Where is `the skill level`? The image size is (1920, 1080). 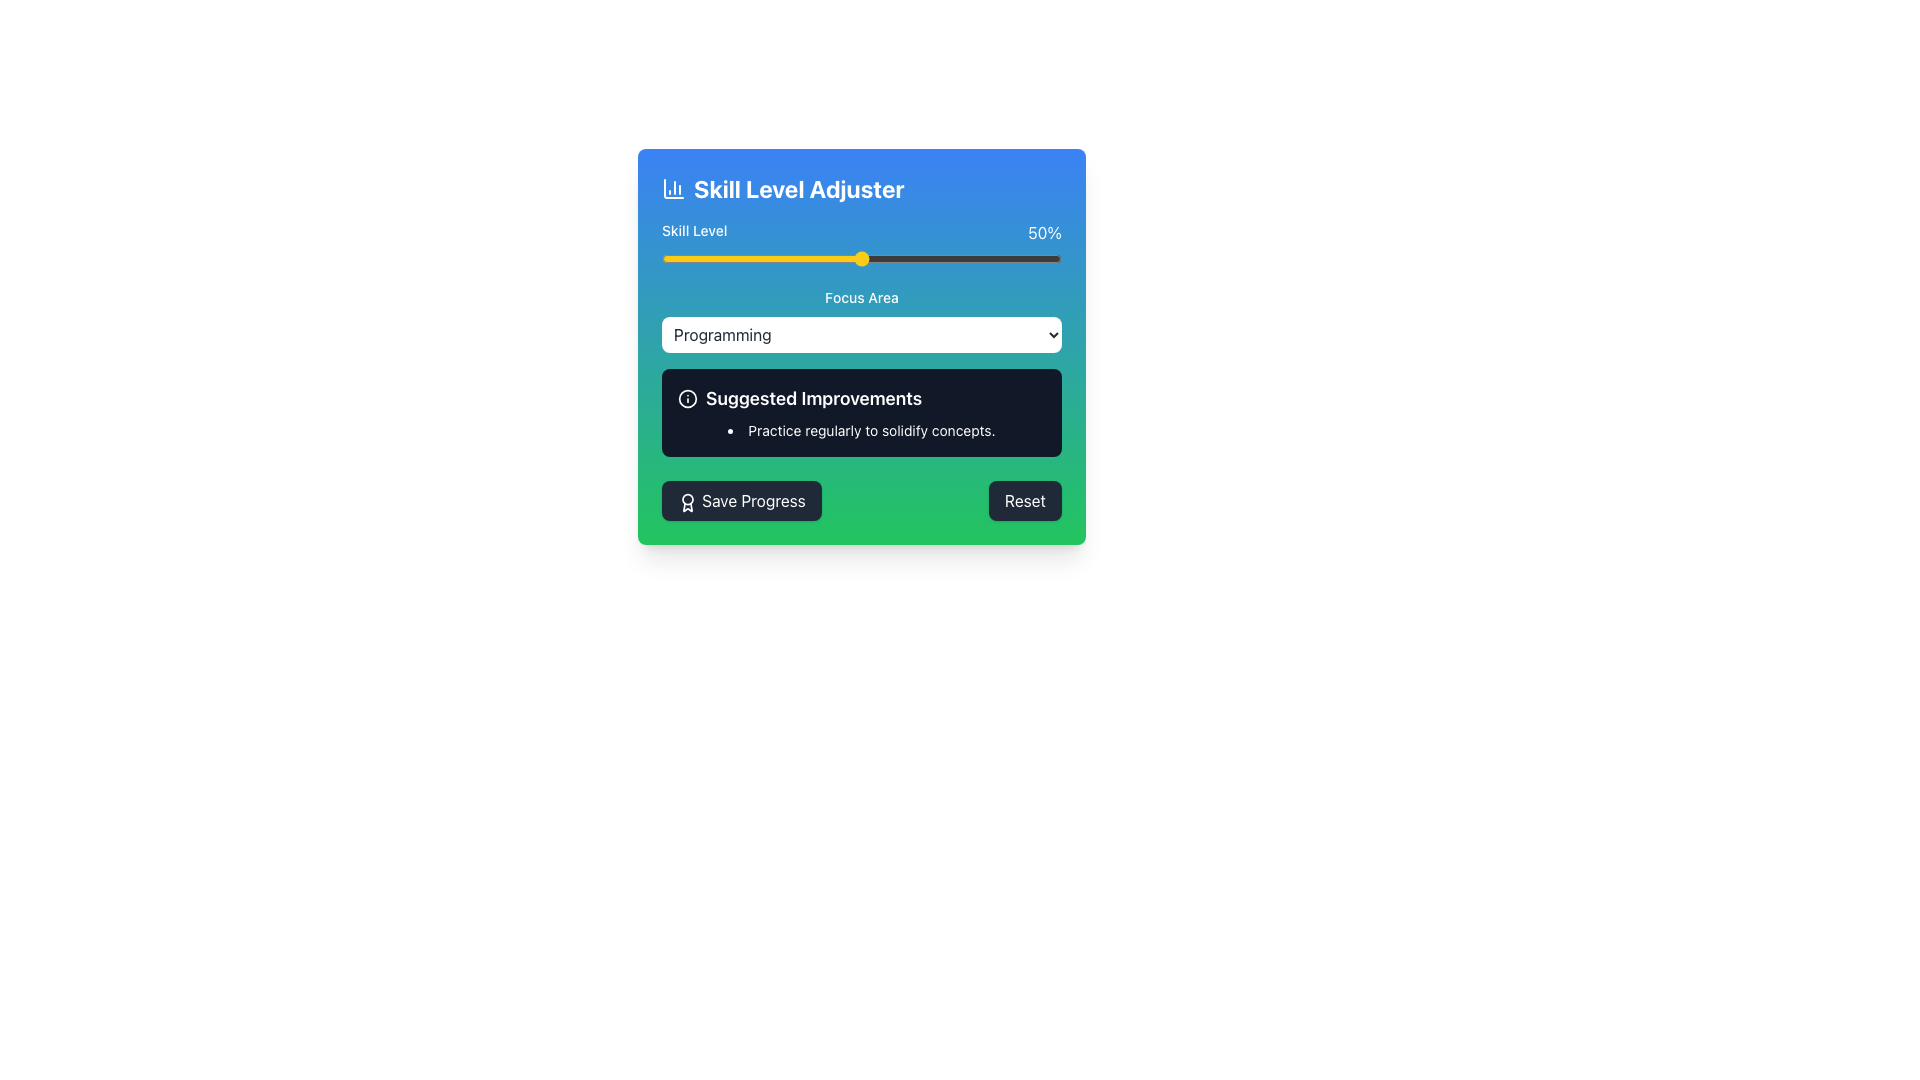 the skill level is located at coordinates (765, 257).